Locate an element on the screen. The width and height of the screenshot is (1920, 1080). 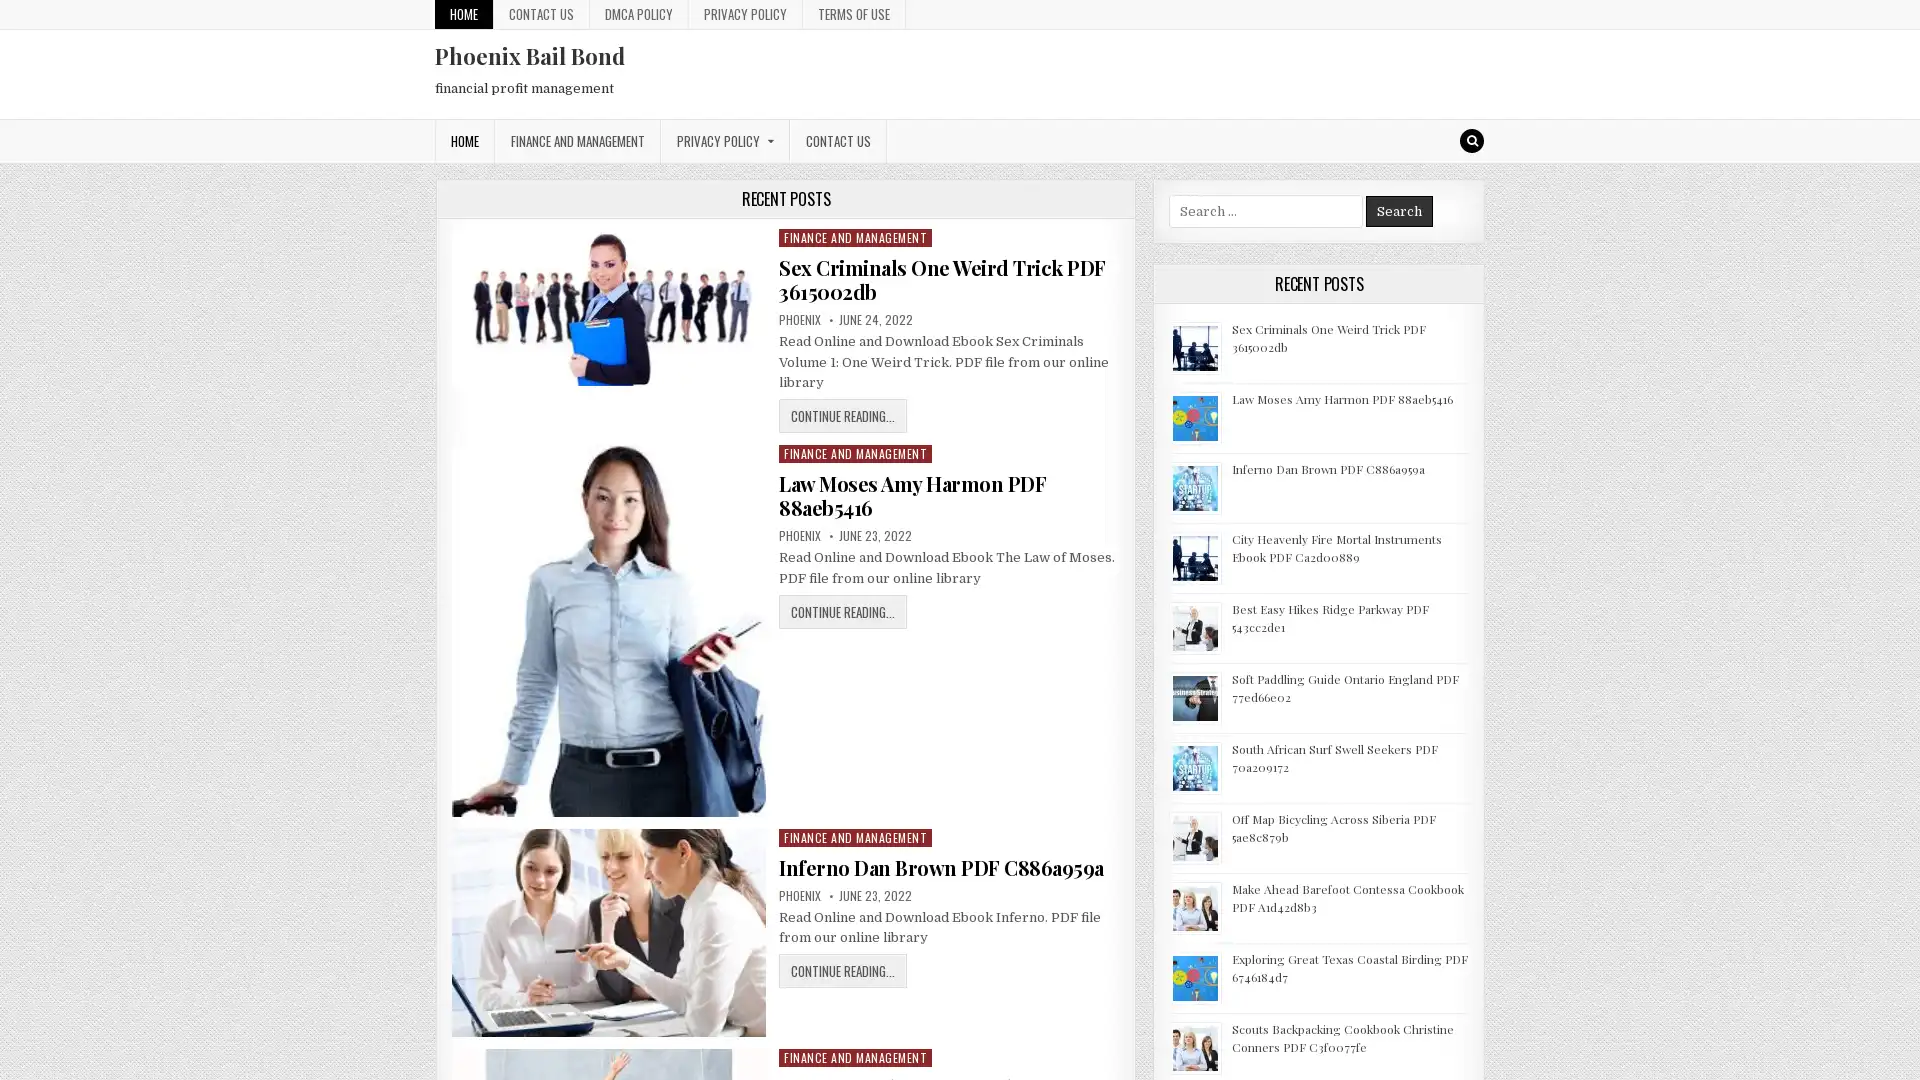
Search is located at coordinates (1398, 211).